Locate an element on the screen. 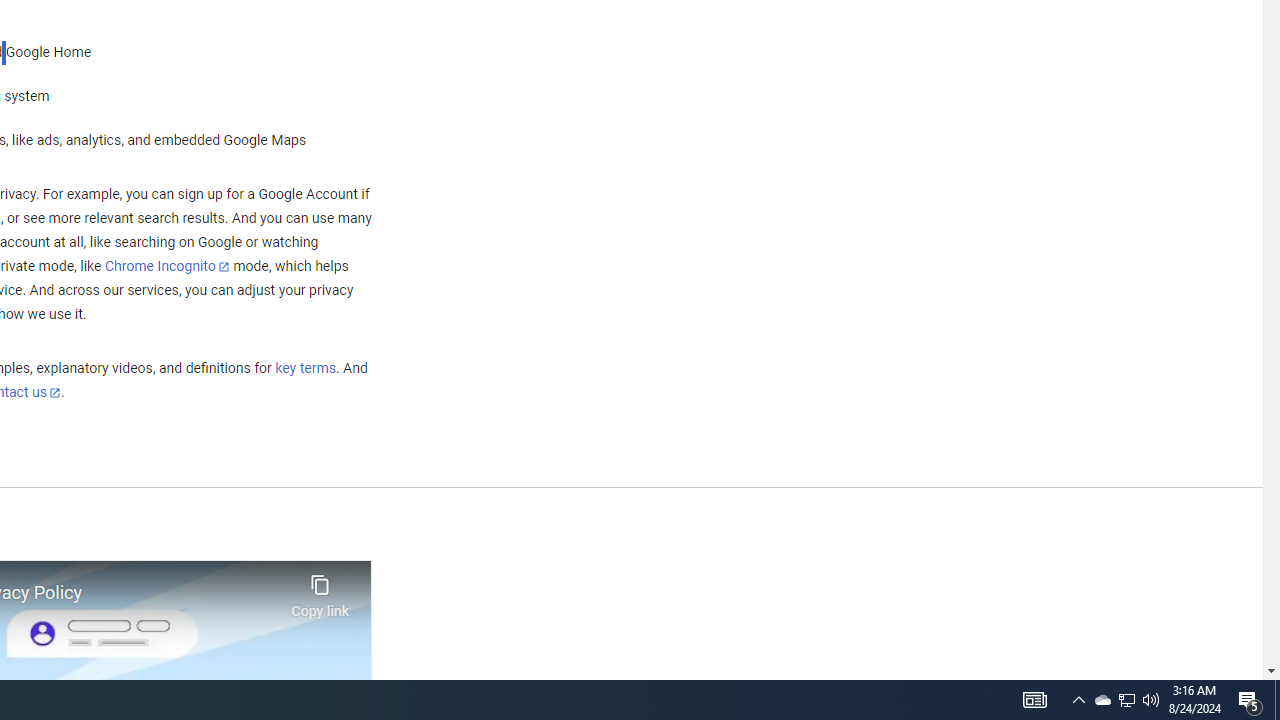 The height and width of the screenshot is (720, 1280). 'Copy link' is located at coordinates (320, 590).